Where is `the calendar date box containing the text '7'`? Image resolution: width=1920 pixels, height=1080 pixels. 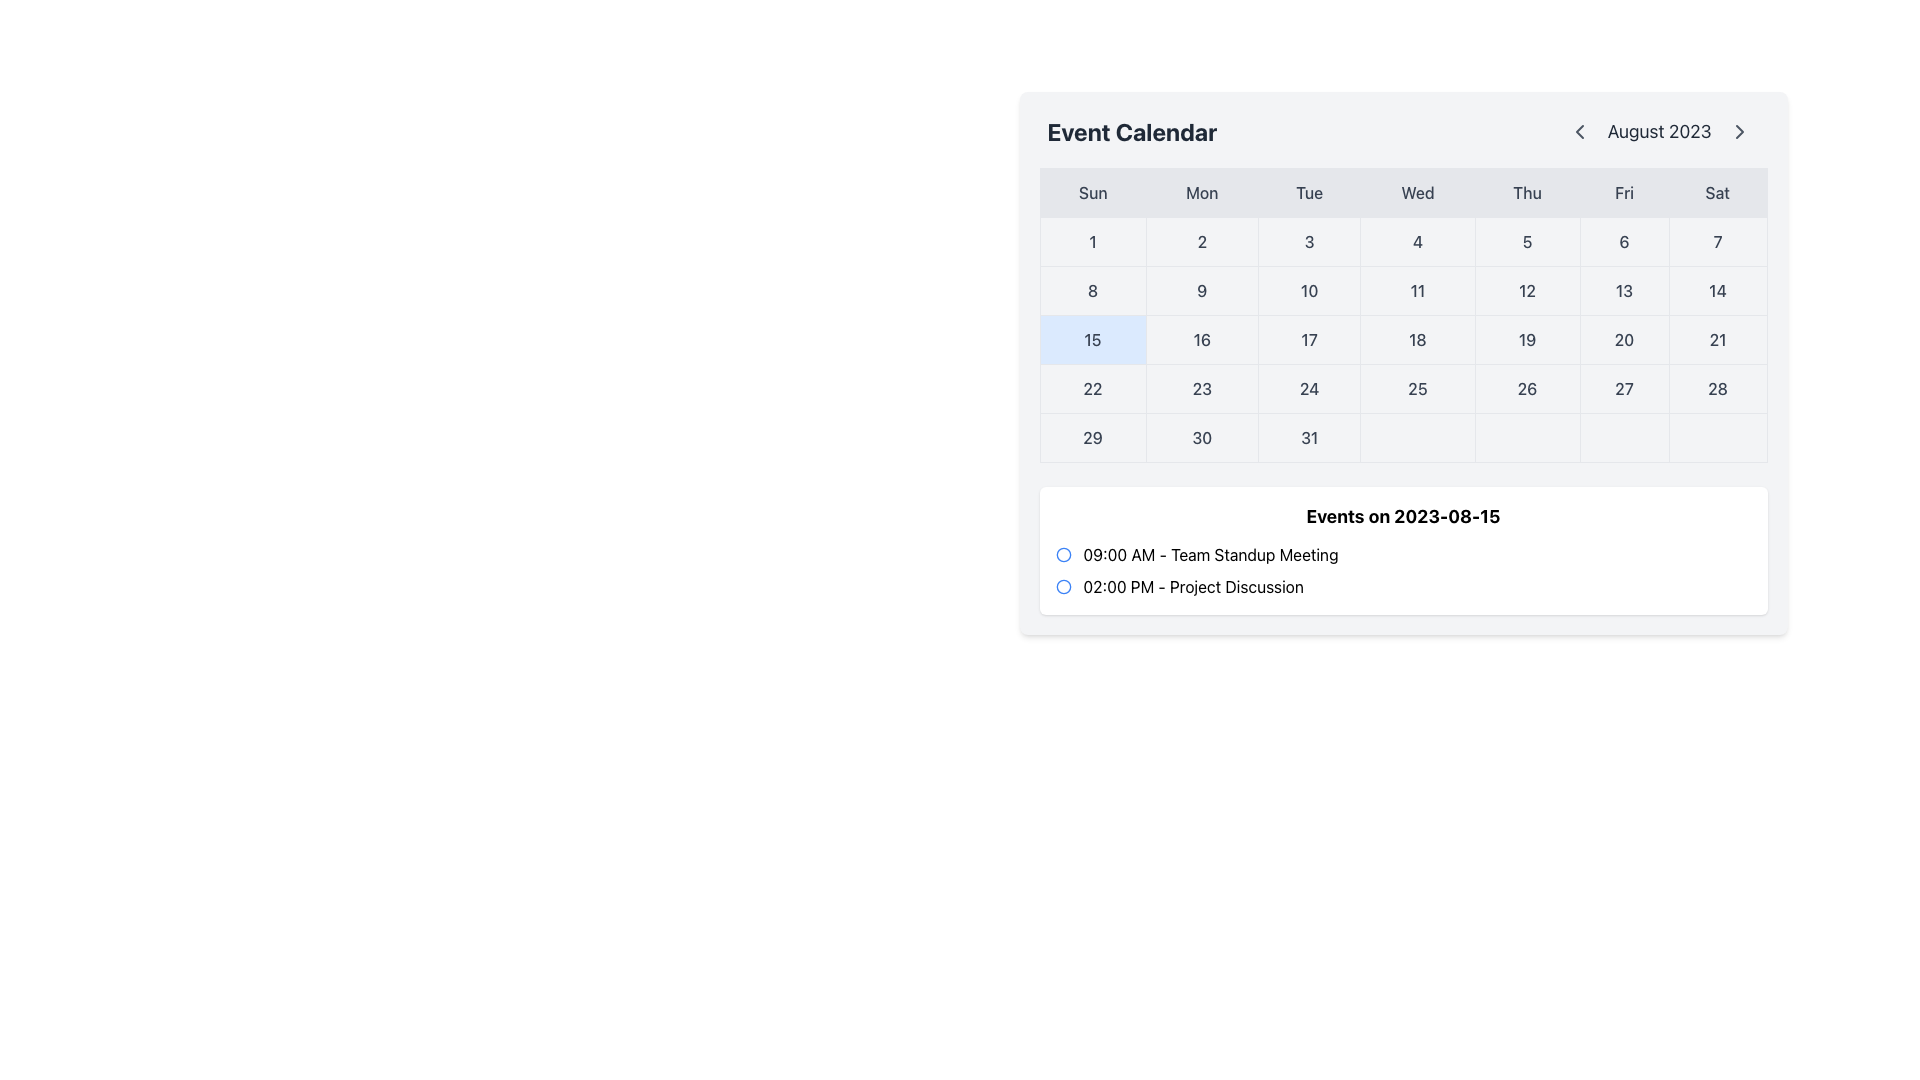 the calendar date box containing the text '7' is located at coordinates (1717, 241).